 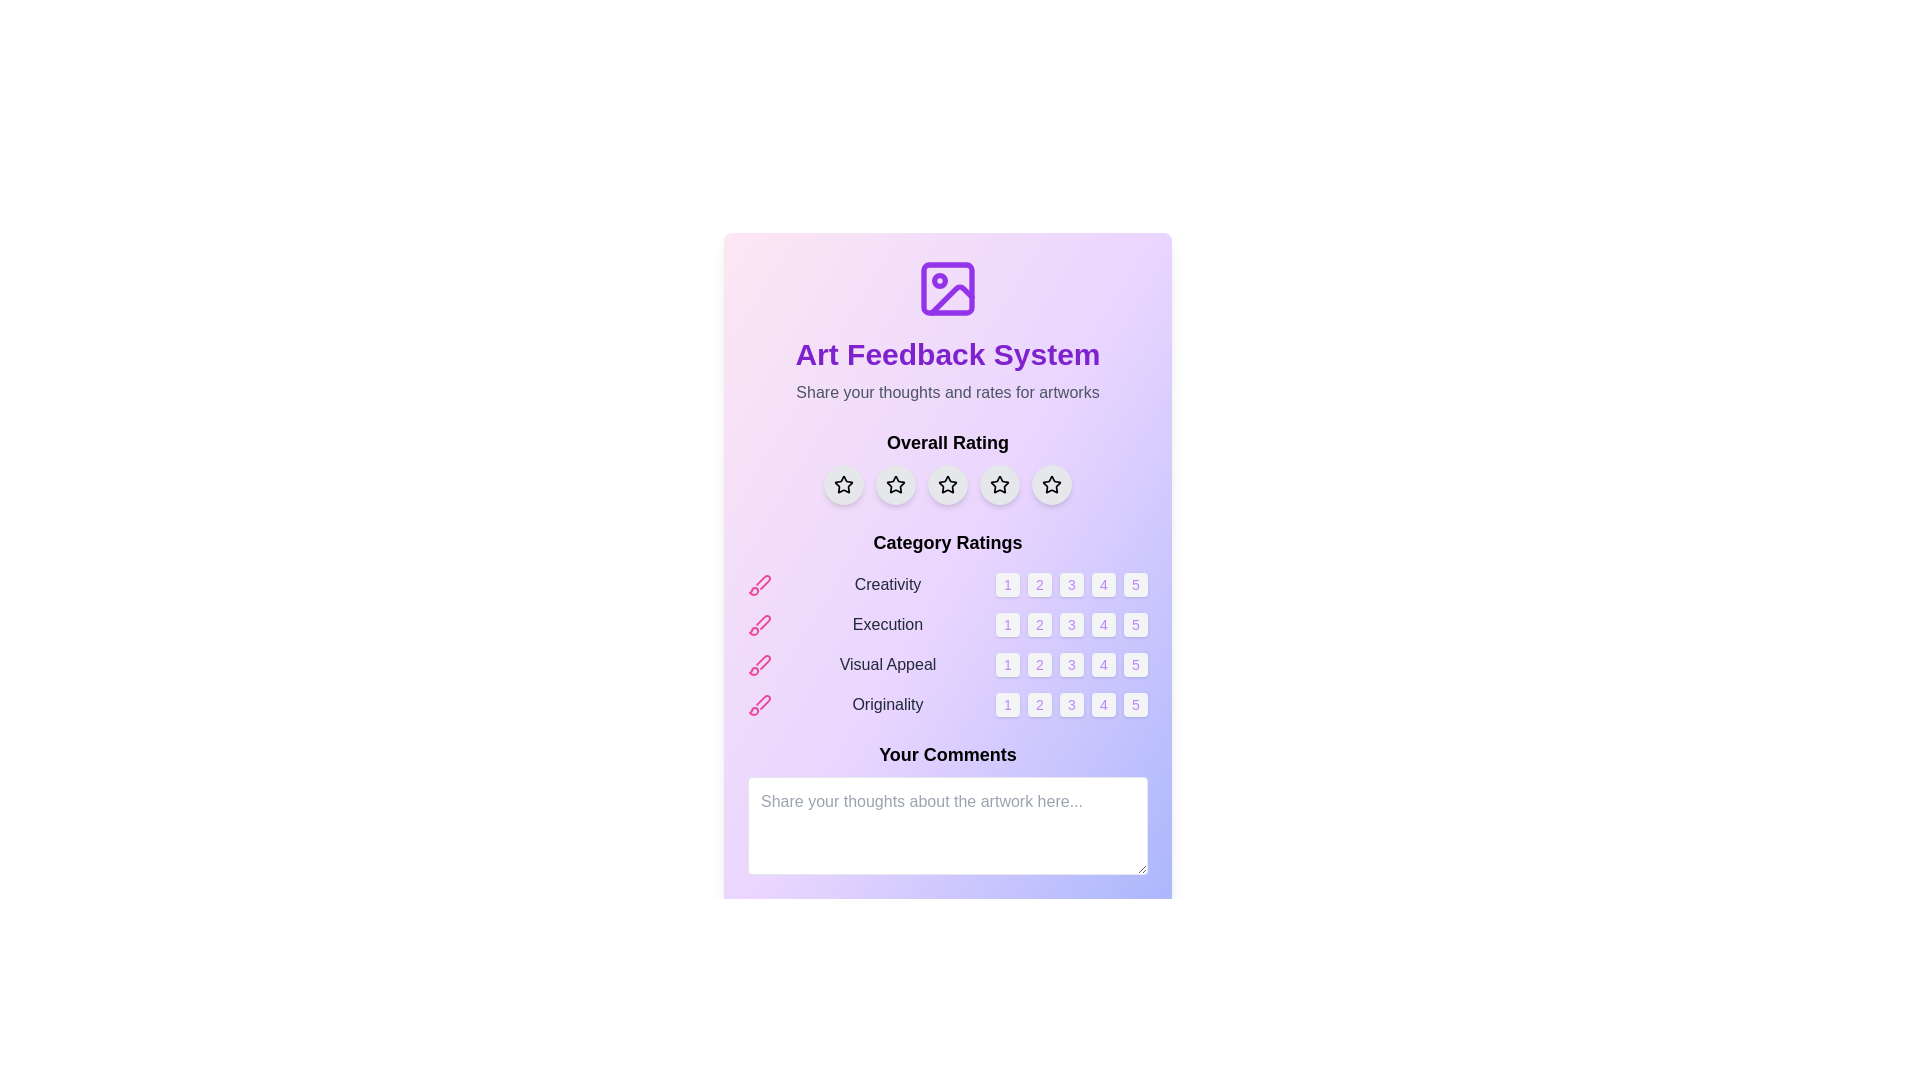 I want to click on the third star icon in the rating system located under the 'Overall Rating' section to provide feedback, so click(x=895, y=485).